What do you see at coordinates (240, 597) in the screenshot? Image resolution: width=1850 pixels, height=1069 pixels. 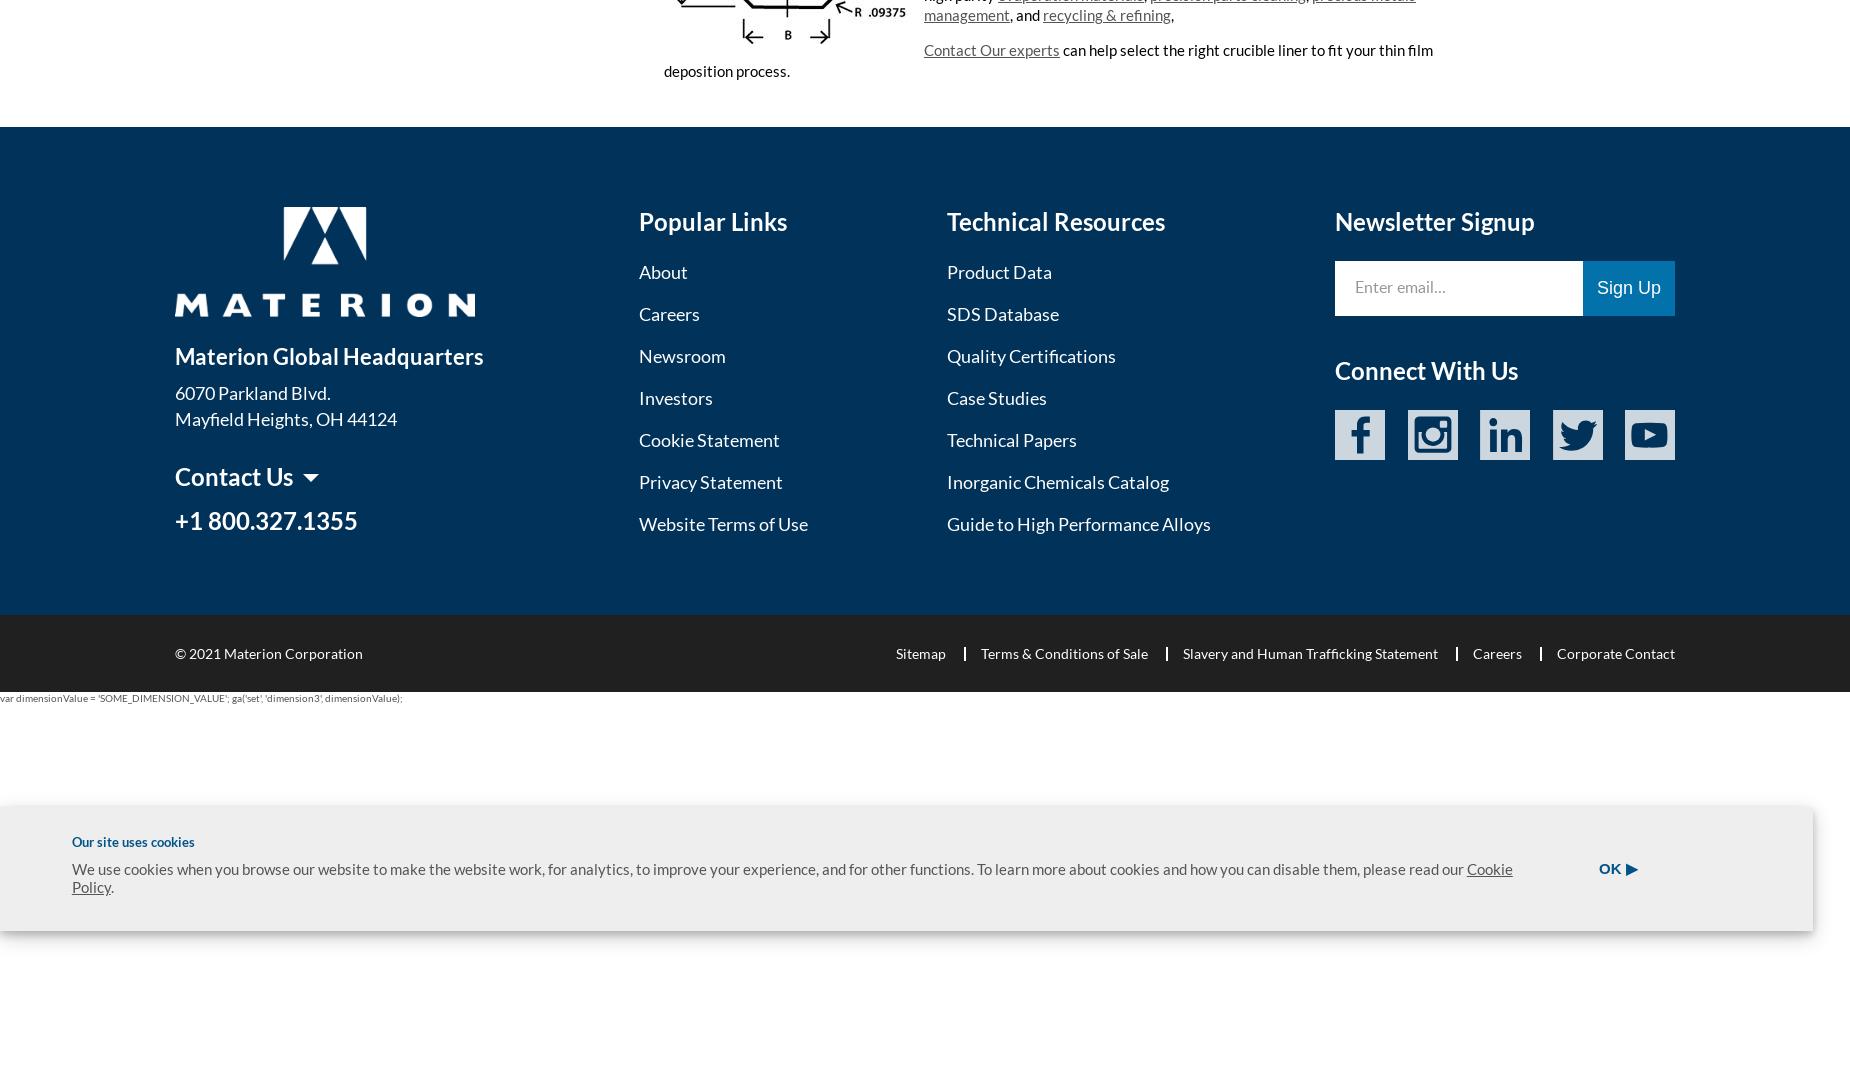 I see `'North America'` at bounding box center [240, 597].